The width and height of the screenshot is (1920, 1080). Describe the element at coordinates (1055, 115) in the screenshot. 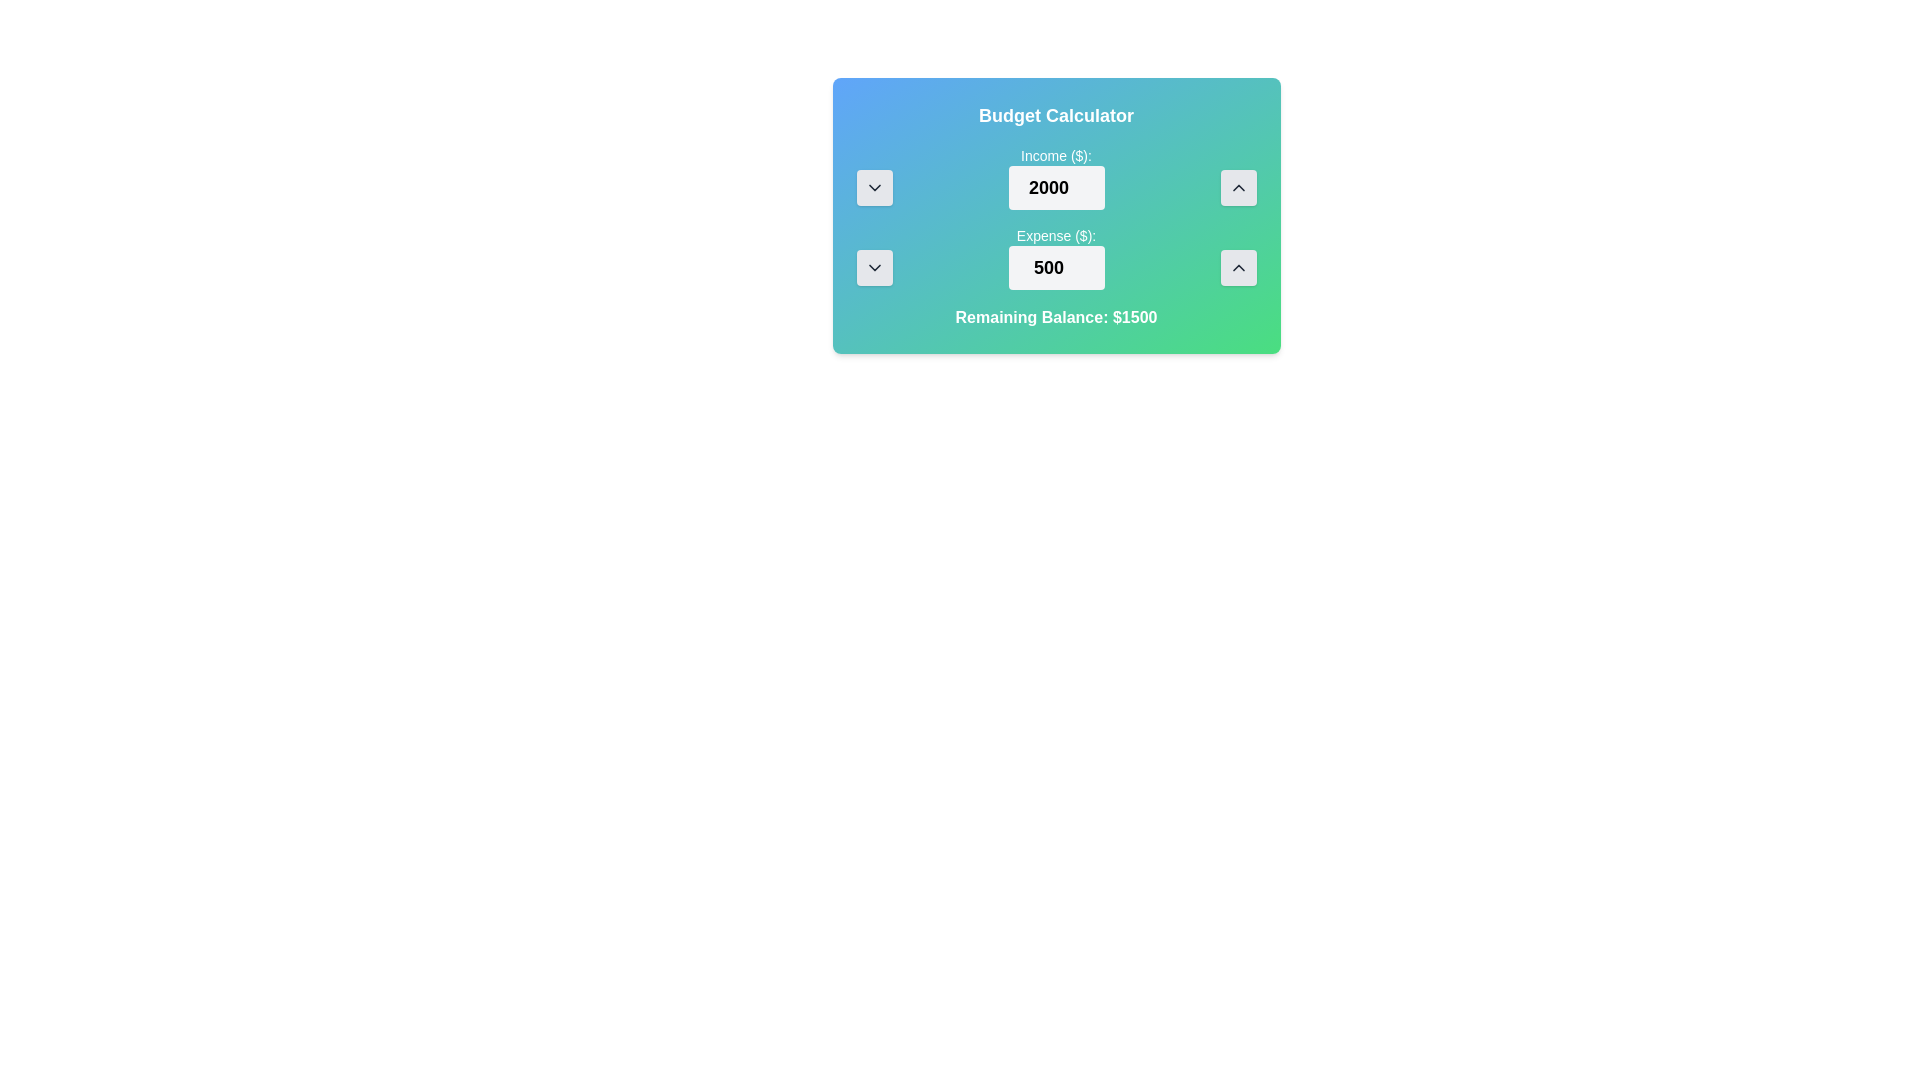

I see `the 'Budget Calculator' text label, which is displayed in large, bold, white letters at the top of a rectangular card component` at that location.